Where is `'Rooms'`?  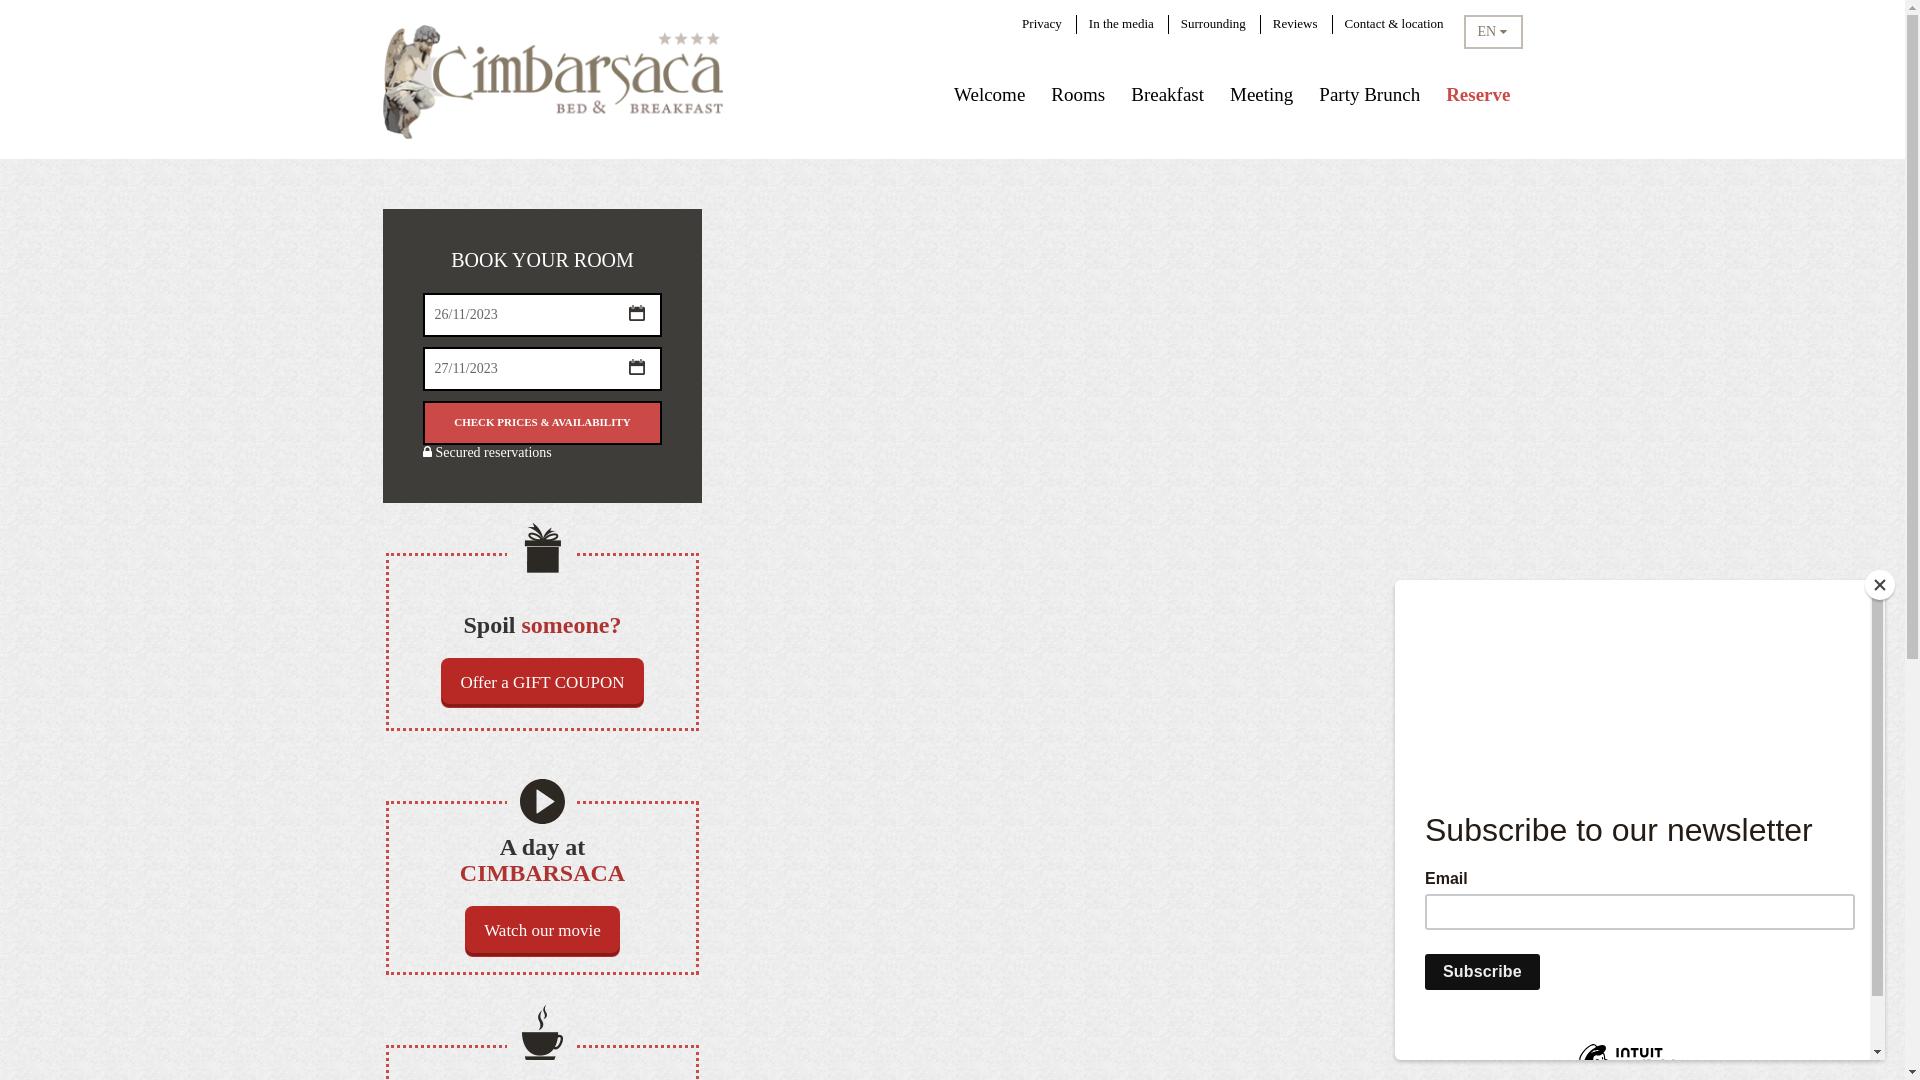
'Rooms' is located at coordinates (1077, 94).